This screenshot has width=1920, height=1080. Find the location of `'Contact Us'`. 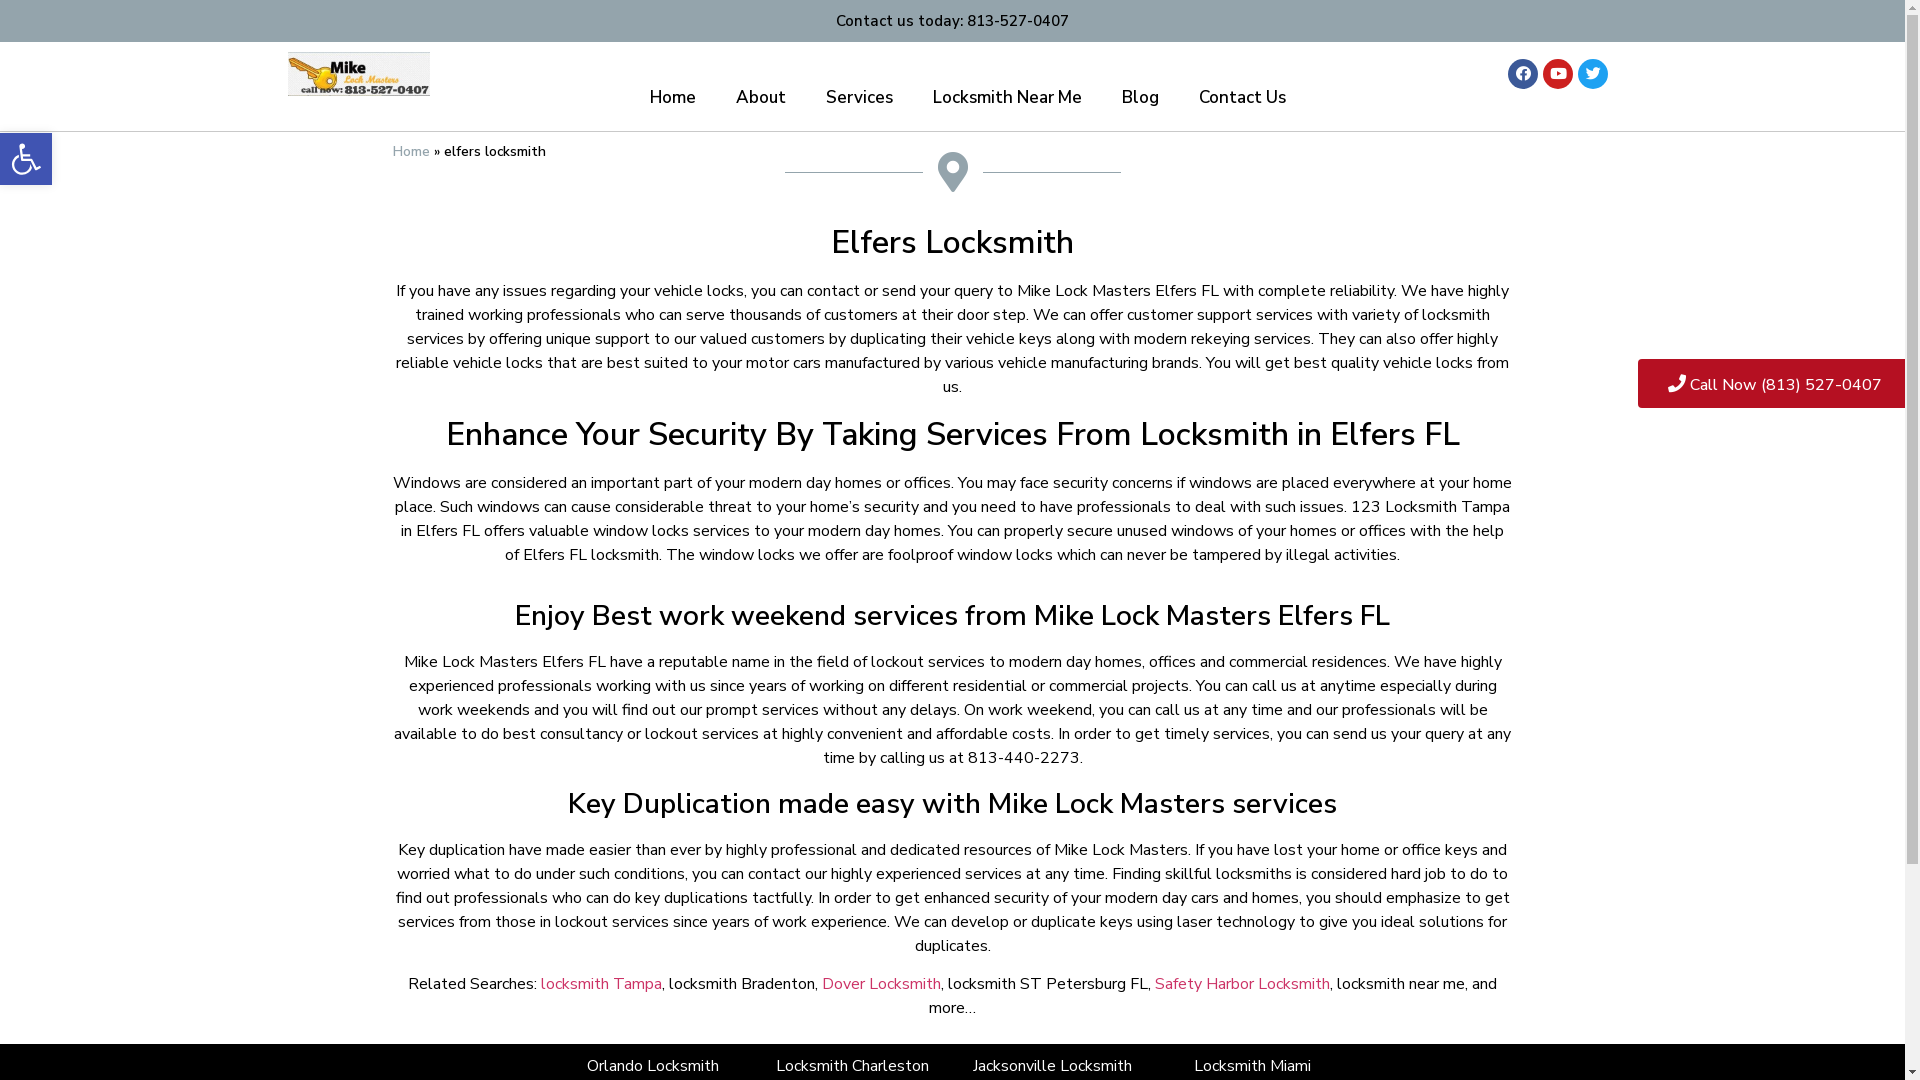

'Contact Us' is located at coordinates (1241, 97).